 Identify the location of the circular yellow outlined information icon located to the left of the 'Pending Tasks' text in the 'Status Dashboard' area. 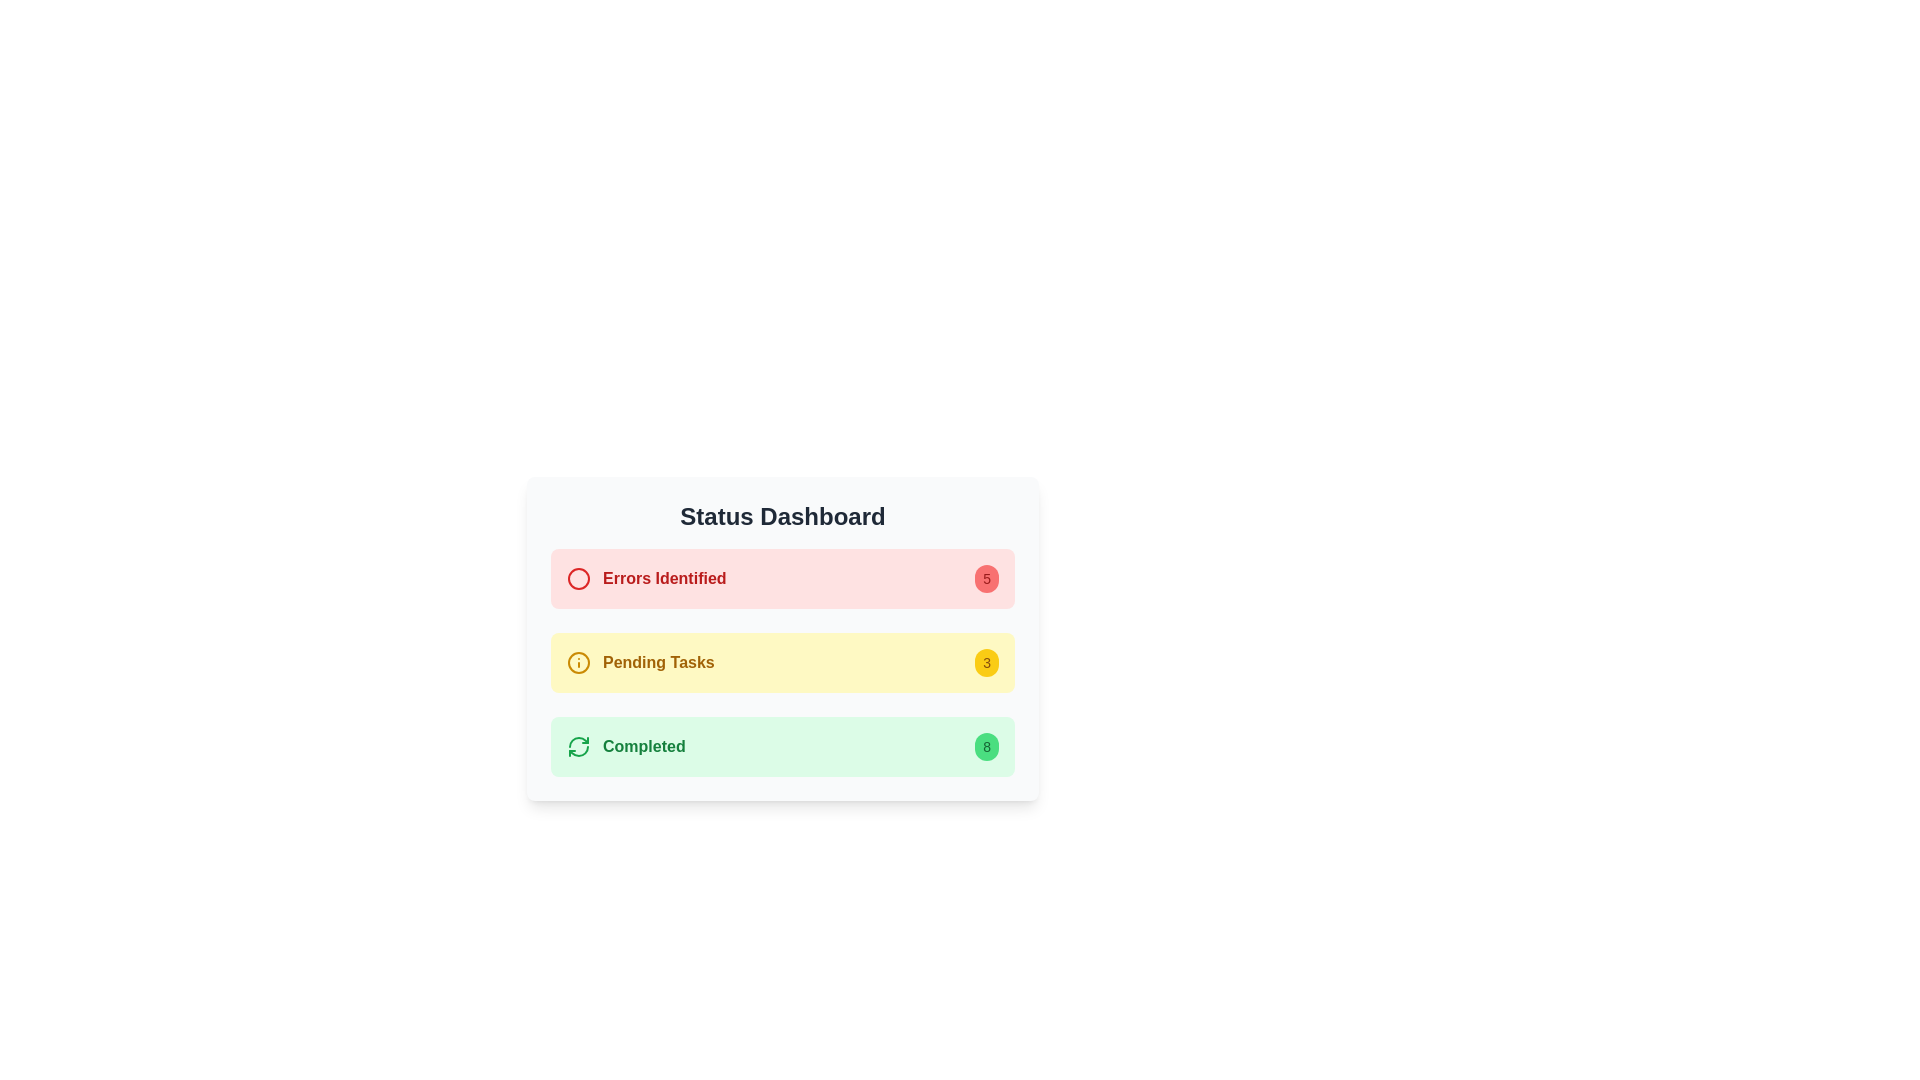
(578, 663).